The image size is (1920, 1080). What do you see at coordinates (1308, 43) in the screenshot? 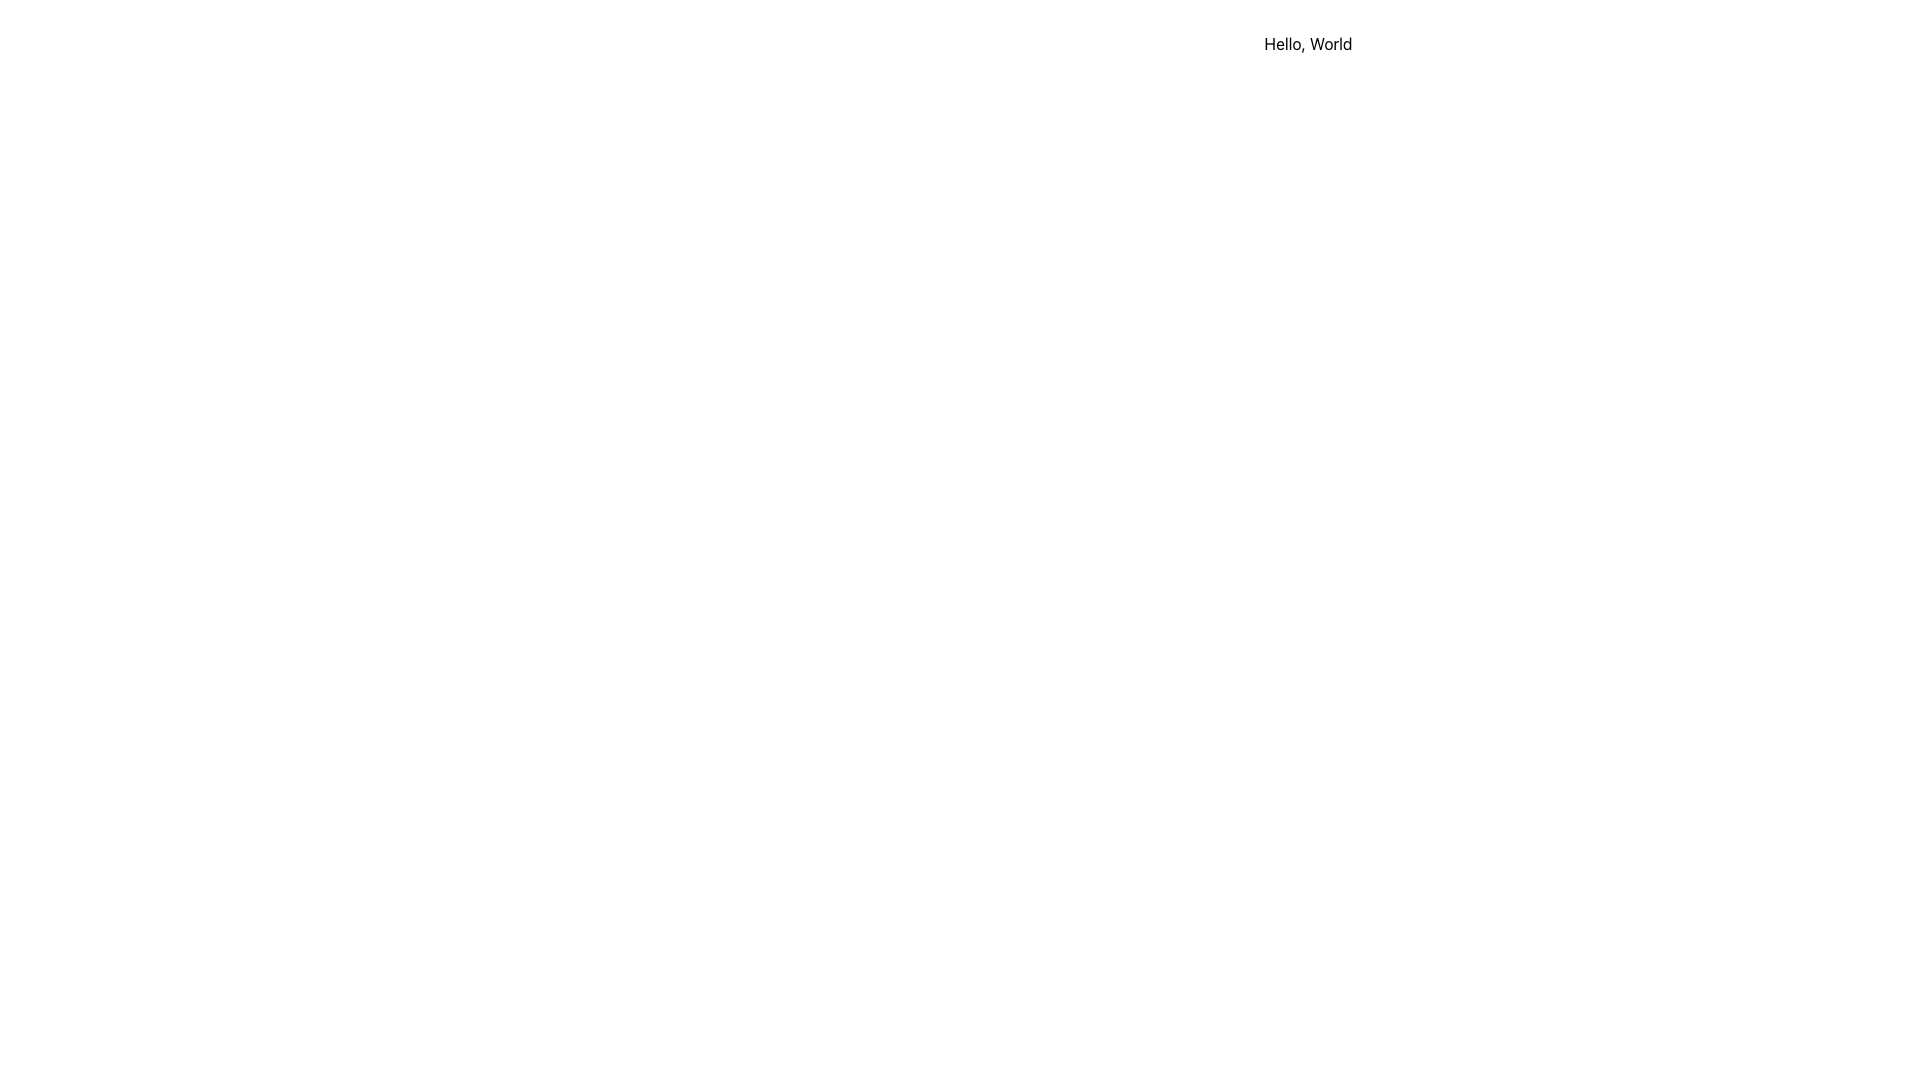
I see `the textual element displaying the phrase 'Hello, World' in a sans-serif font and black color, located near the top of a white background interface` at bounding box center [1308, 43].